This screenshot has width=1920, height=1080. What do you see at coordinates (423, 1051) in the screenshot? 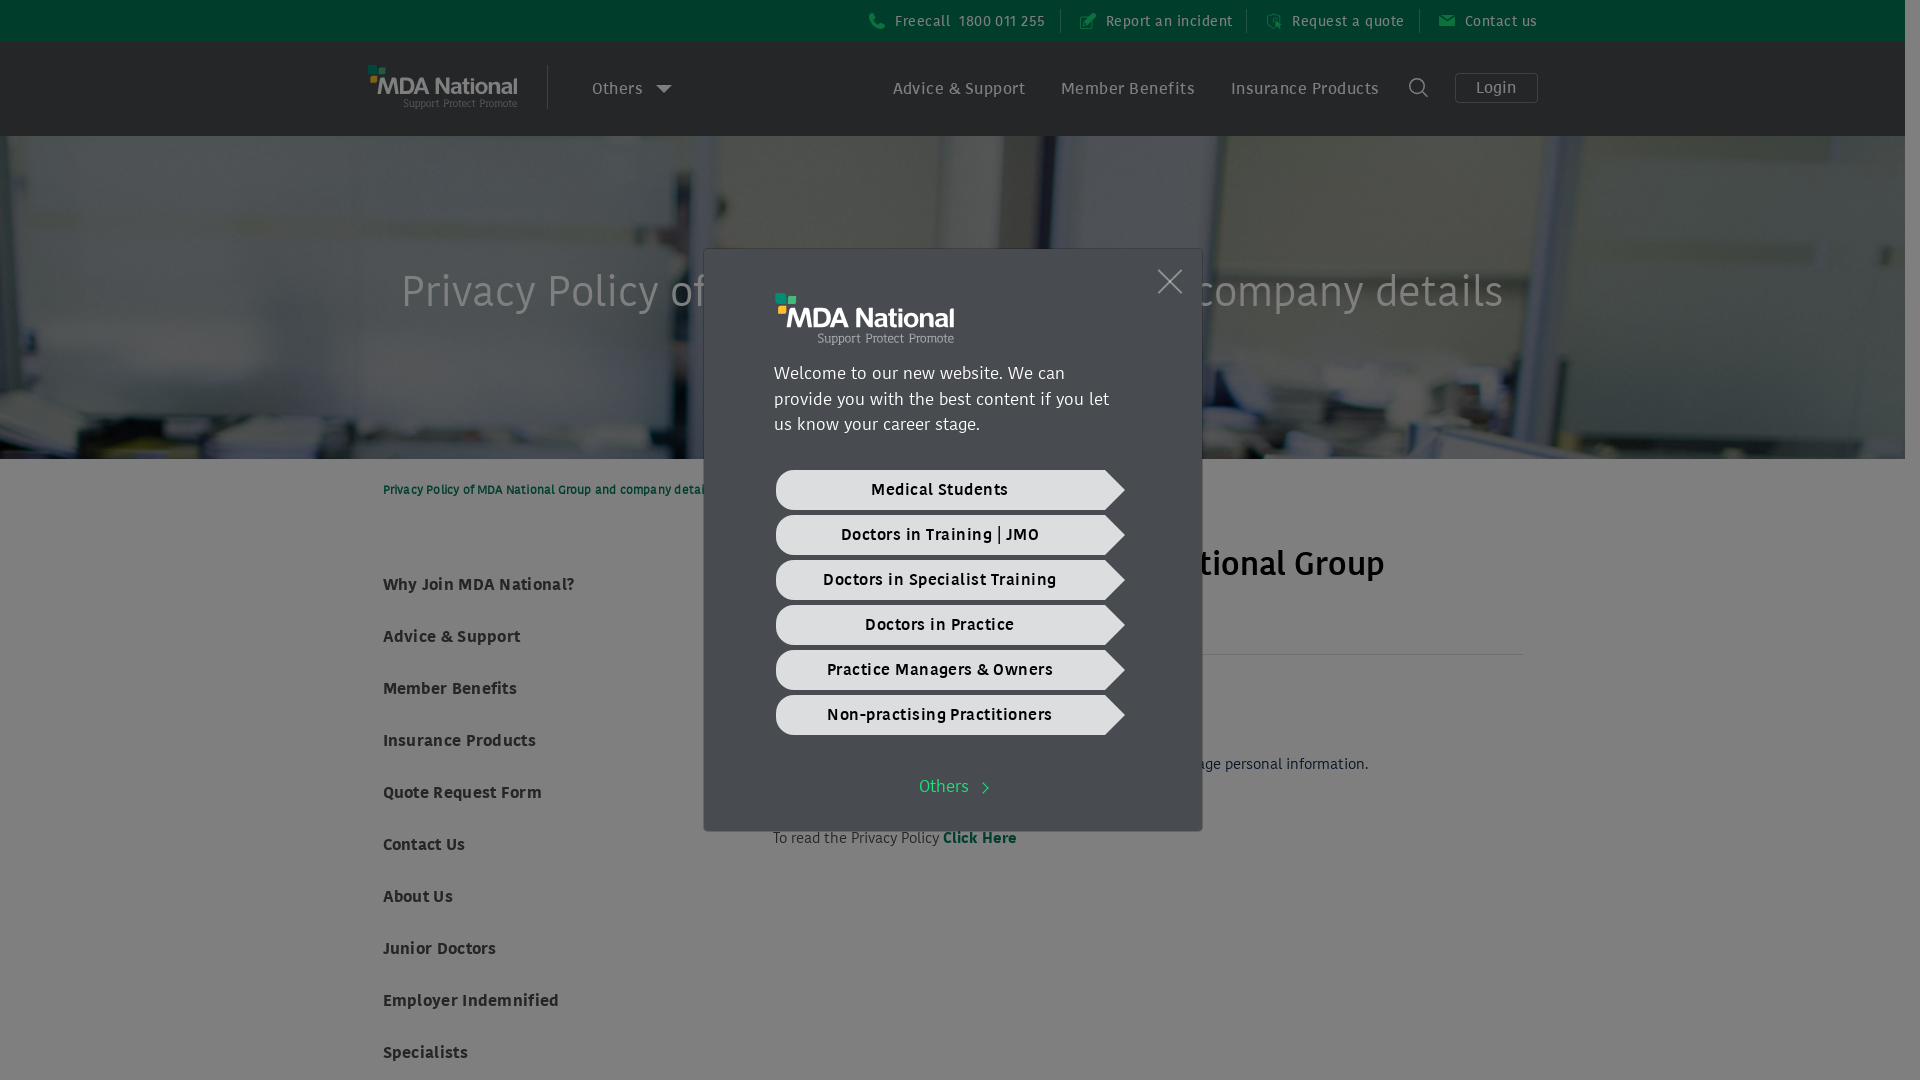
I see `'Specialists'` at bounding box center [423, 1051].